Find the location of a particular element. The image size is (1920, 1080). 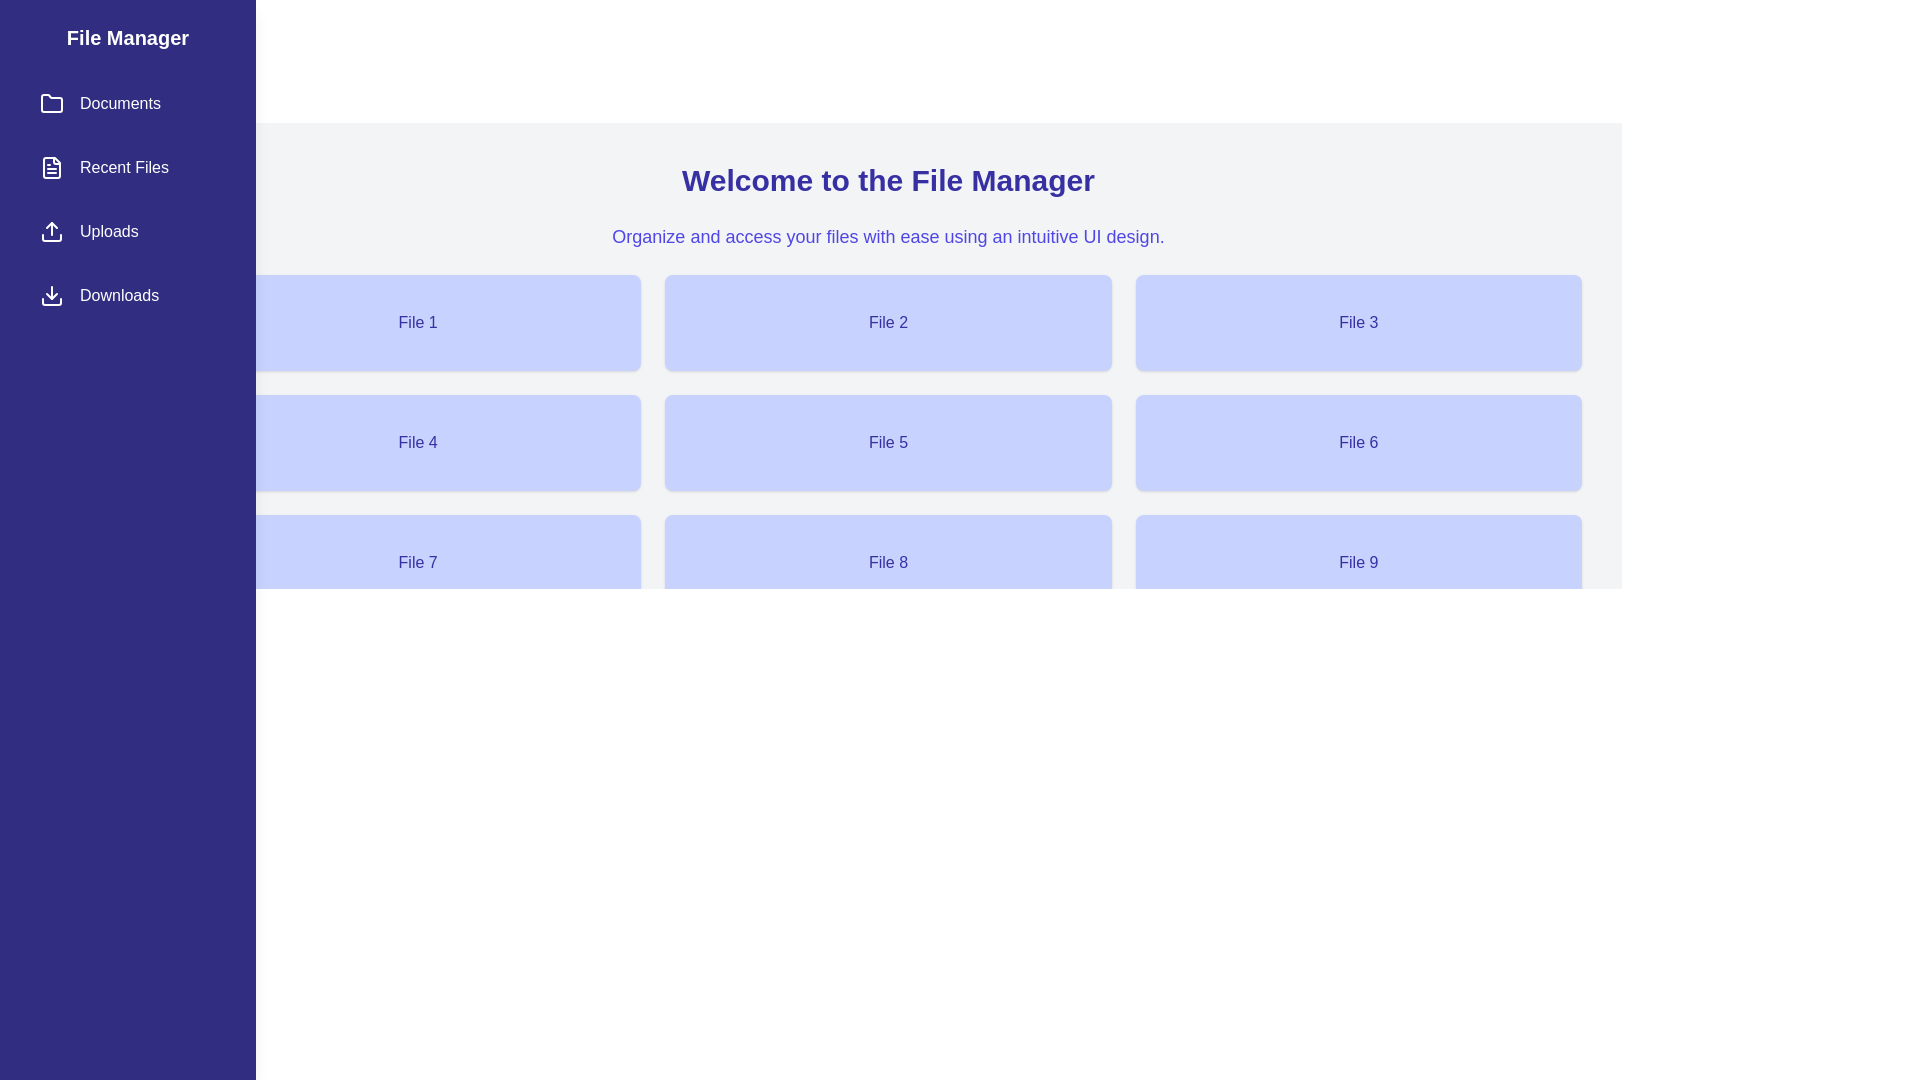

the sidebar menu category Downloads is located at coordinates (127, 296).